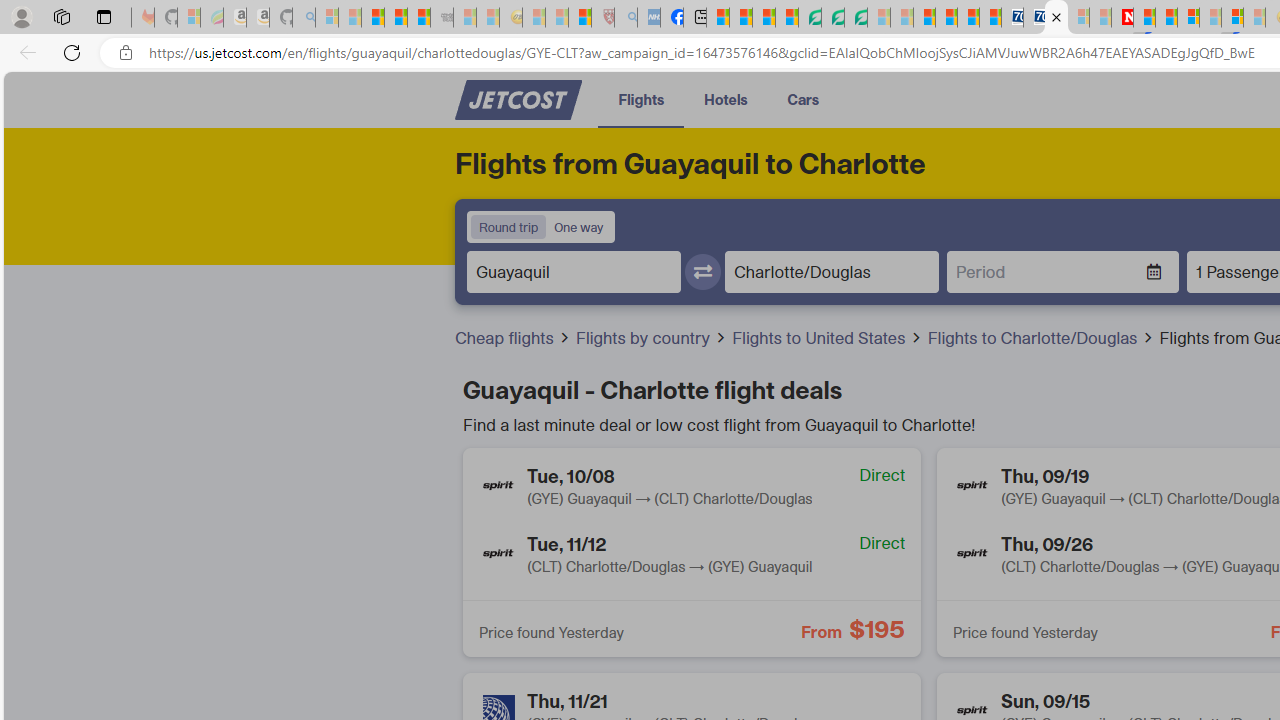 The height and width of the screenshot is (720, 1280). I want to click on 'Microsoft Word - consumer-privacy address update 2.2021', so click(855, 17).